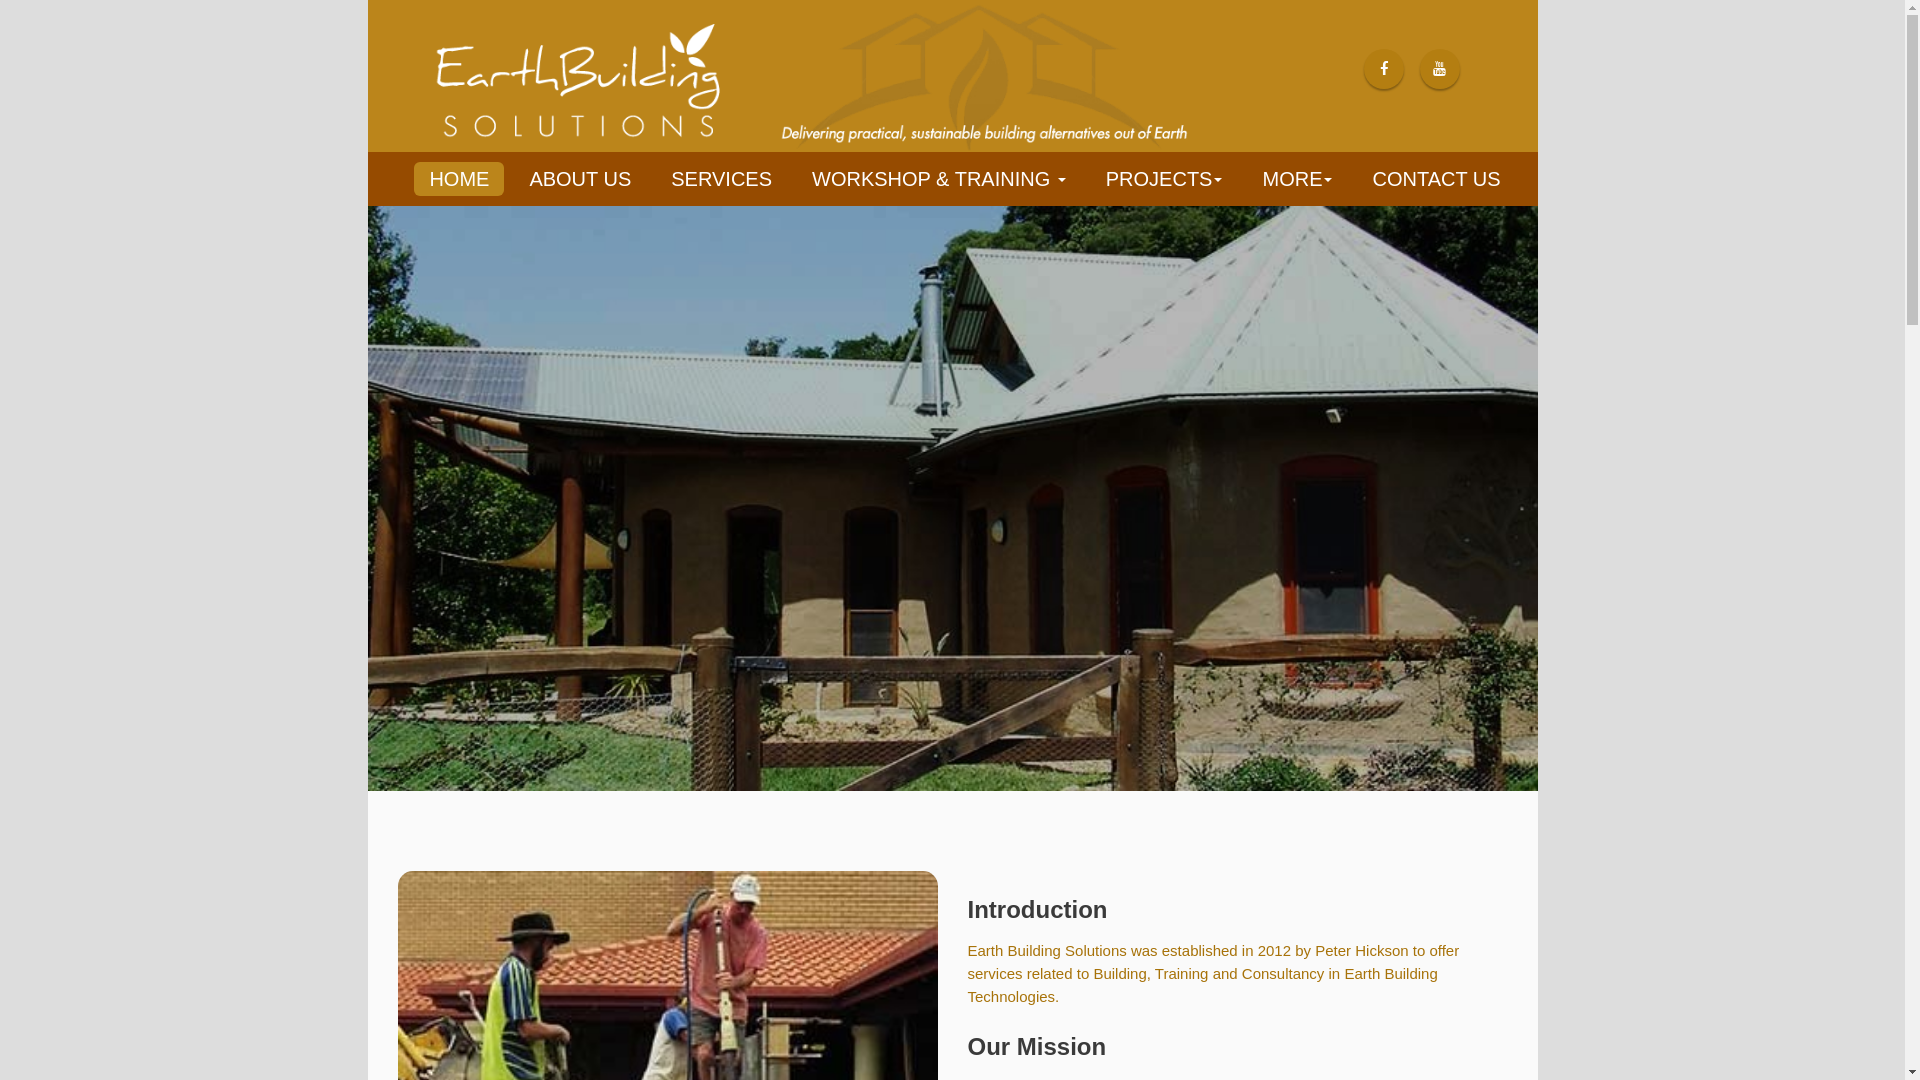 The height and width of the screenshot is (1080, 1920). I want to click on 'Facebook', so click(1383, 67).